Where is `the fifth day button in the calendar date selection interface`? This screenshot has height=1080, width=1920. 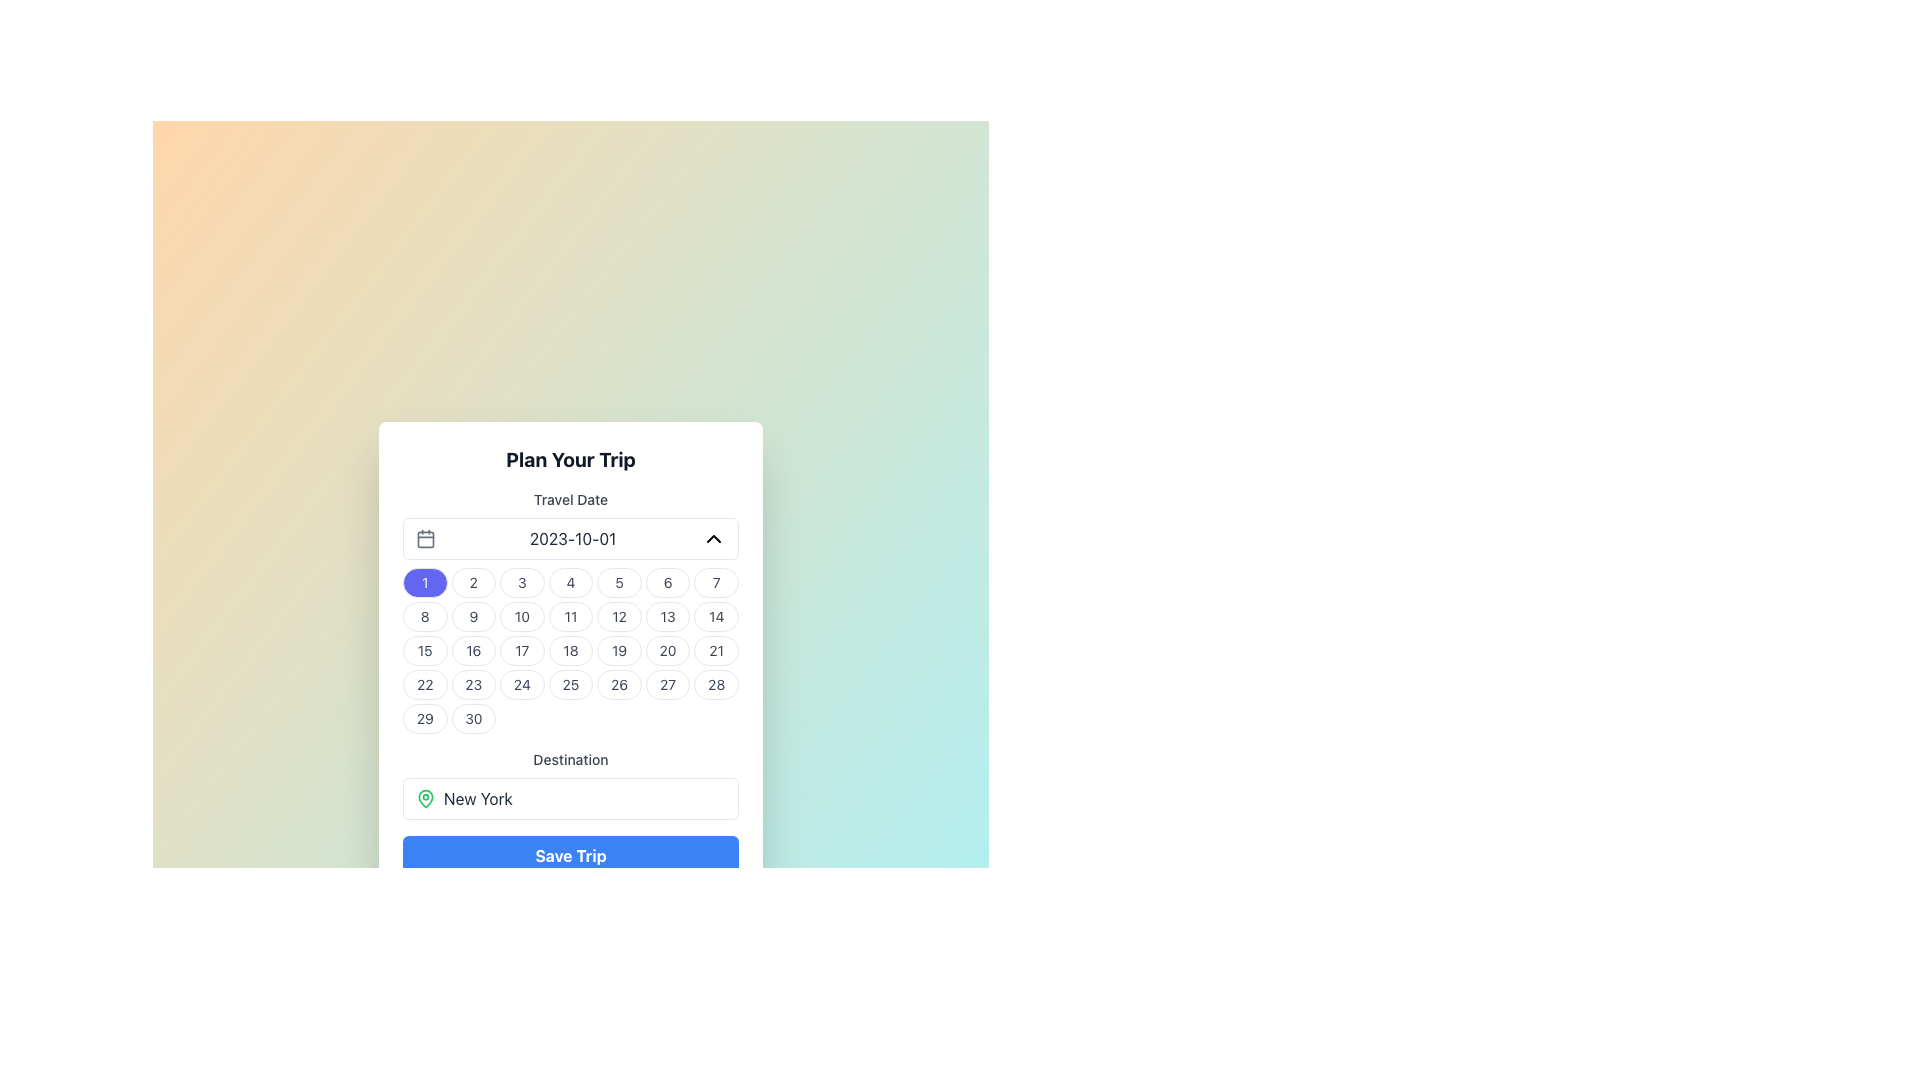 the fifth day button in the calendar date selection interface is located at coordinates (618, 582).